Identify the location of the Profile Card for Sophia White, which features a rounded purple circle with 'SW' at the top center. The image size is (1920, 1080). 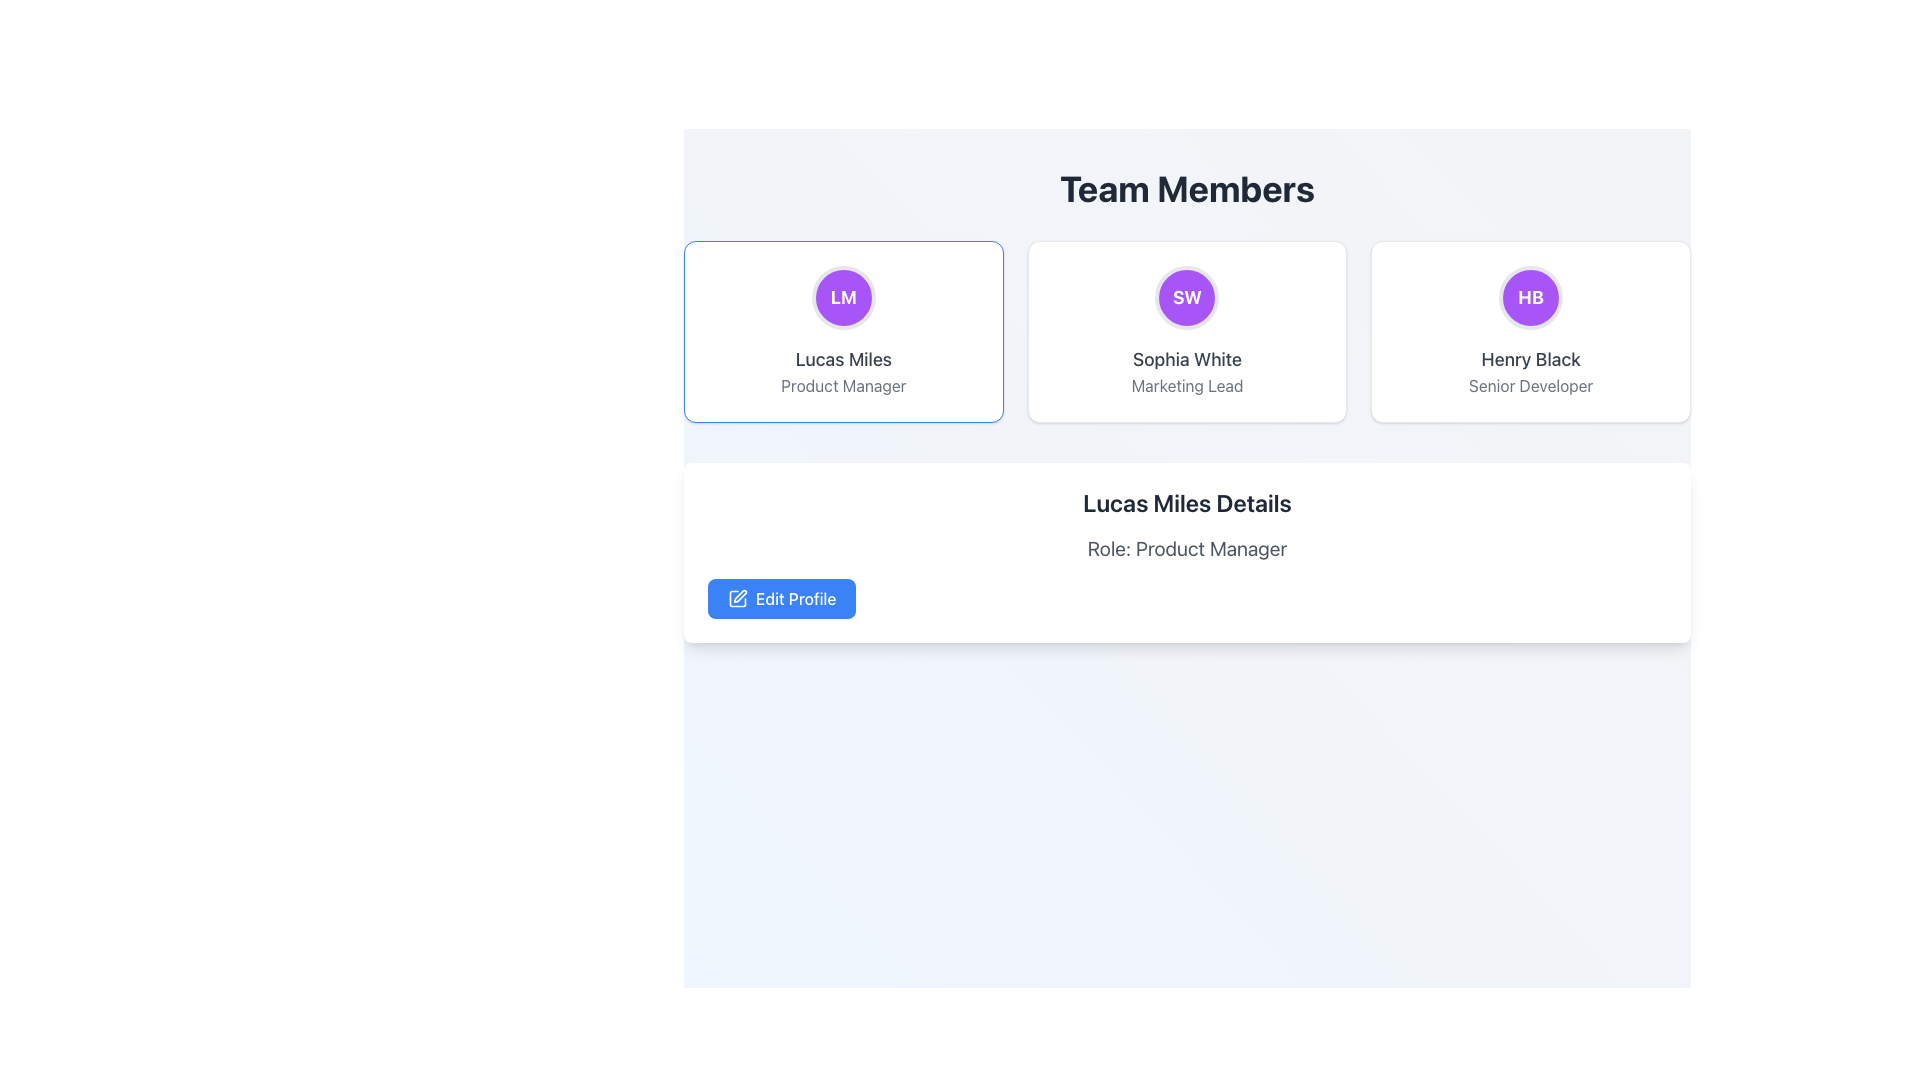
(1187, 330).